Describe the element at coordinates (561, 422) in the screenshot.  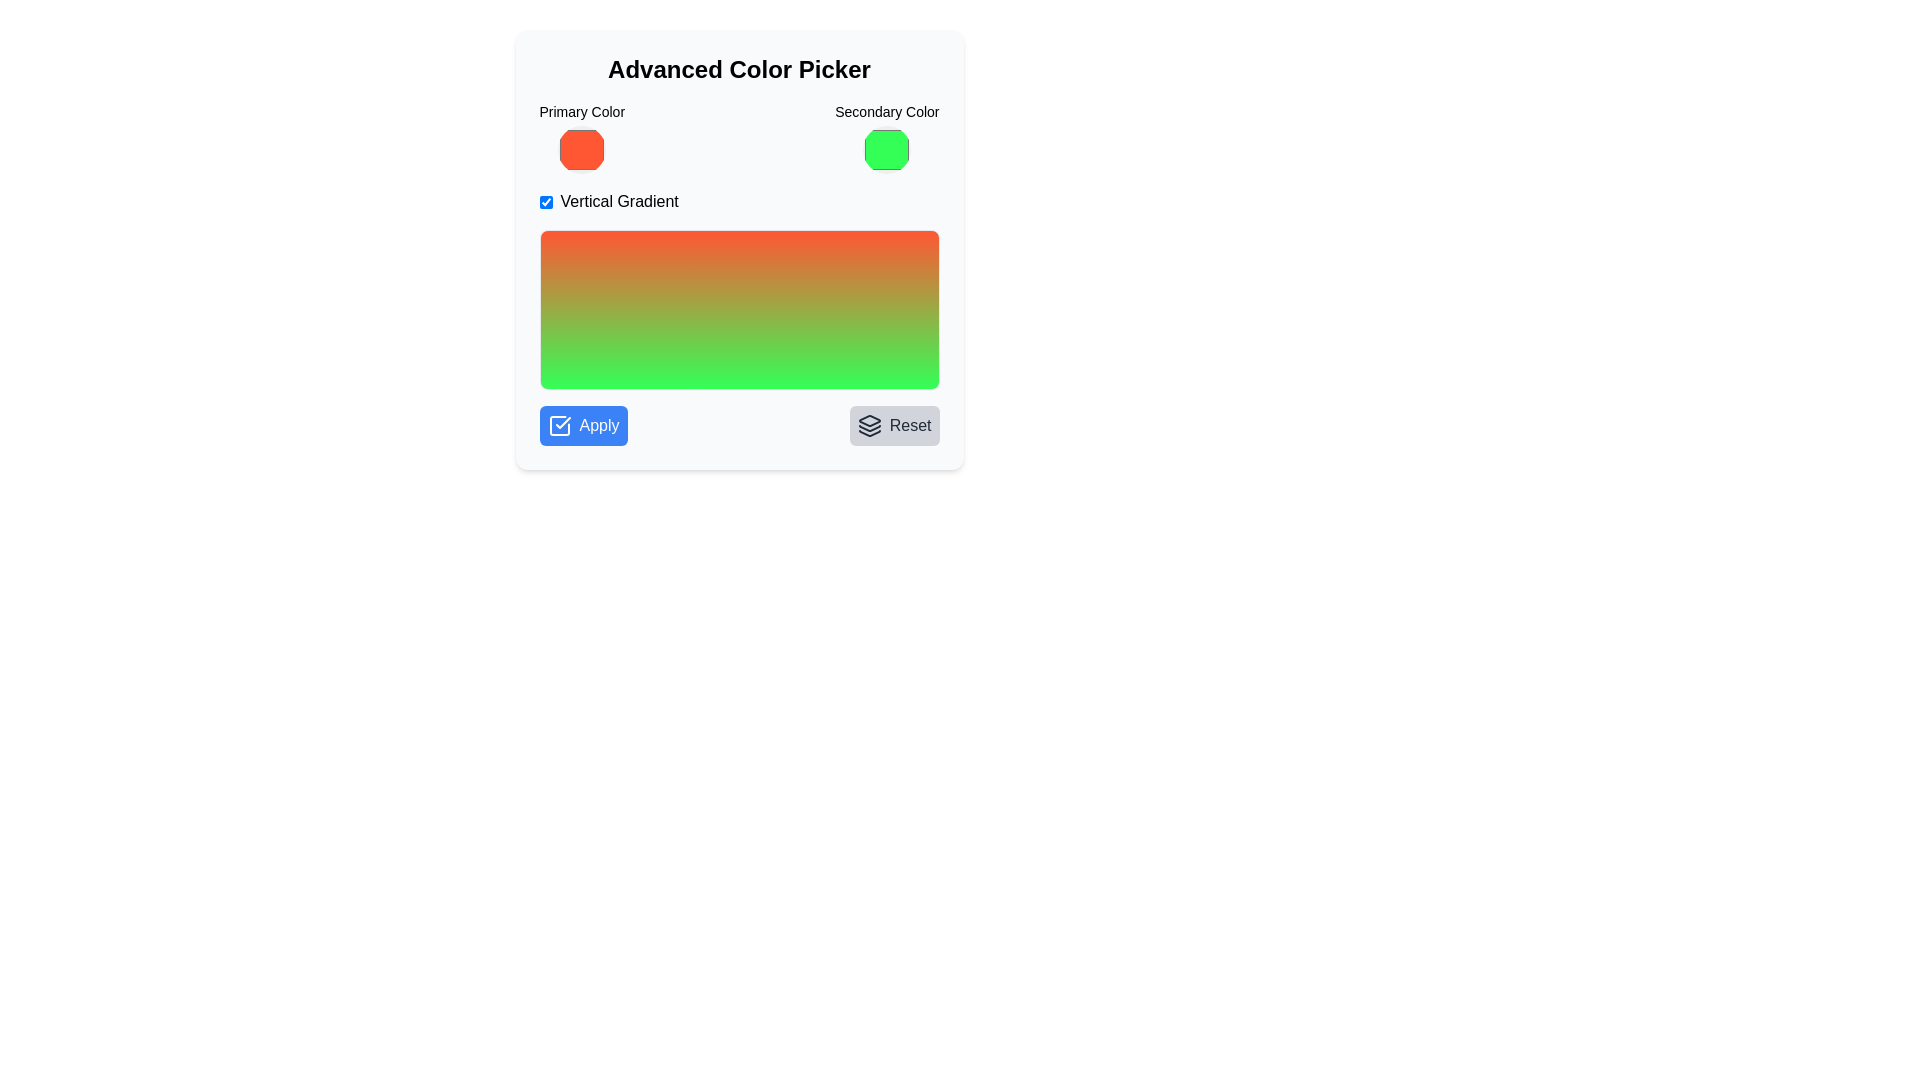
I see `the confirmation icon located inside a square icon in the lower-left area of the modal near the 'Apply' button` at that location.